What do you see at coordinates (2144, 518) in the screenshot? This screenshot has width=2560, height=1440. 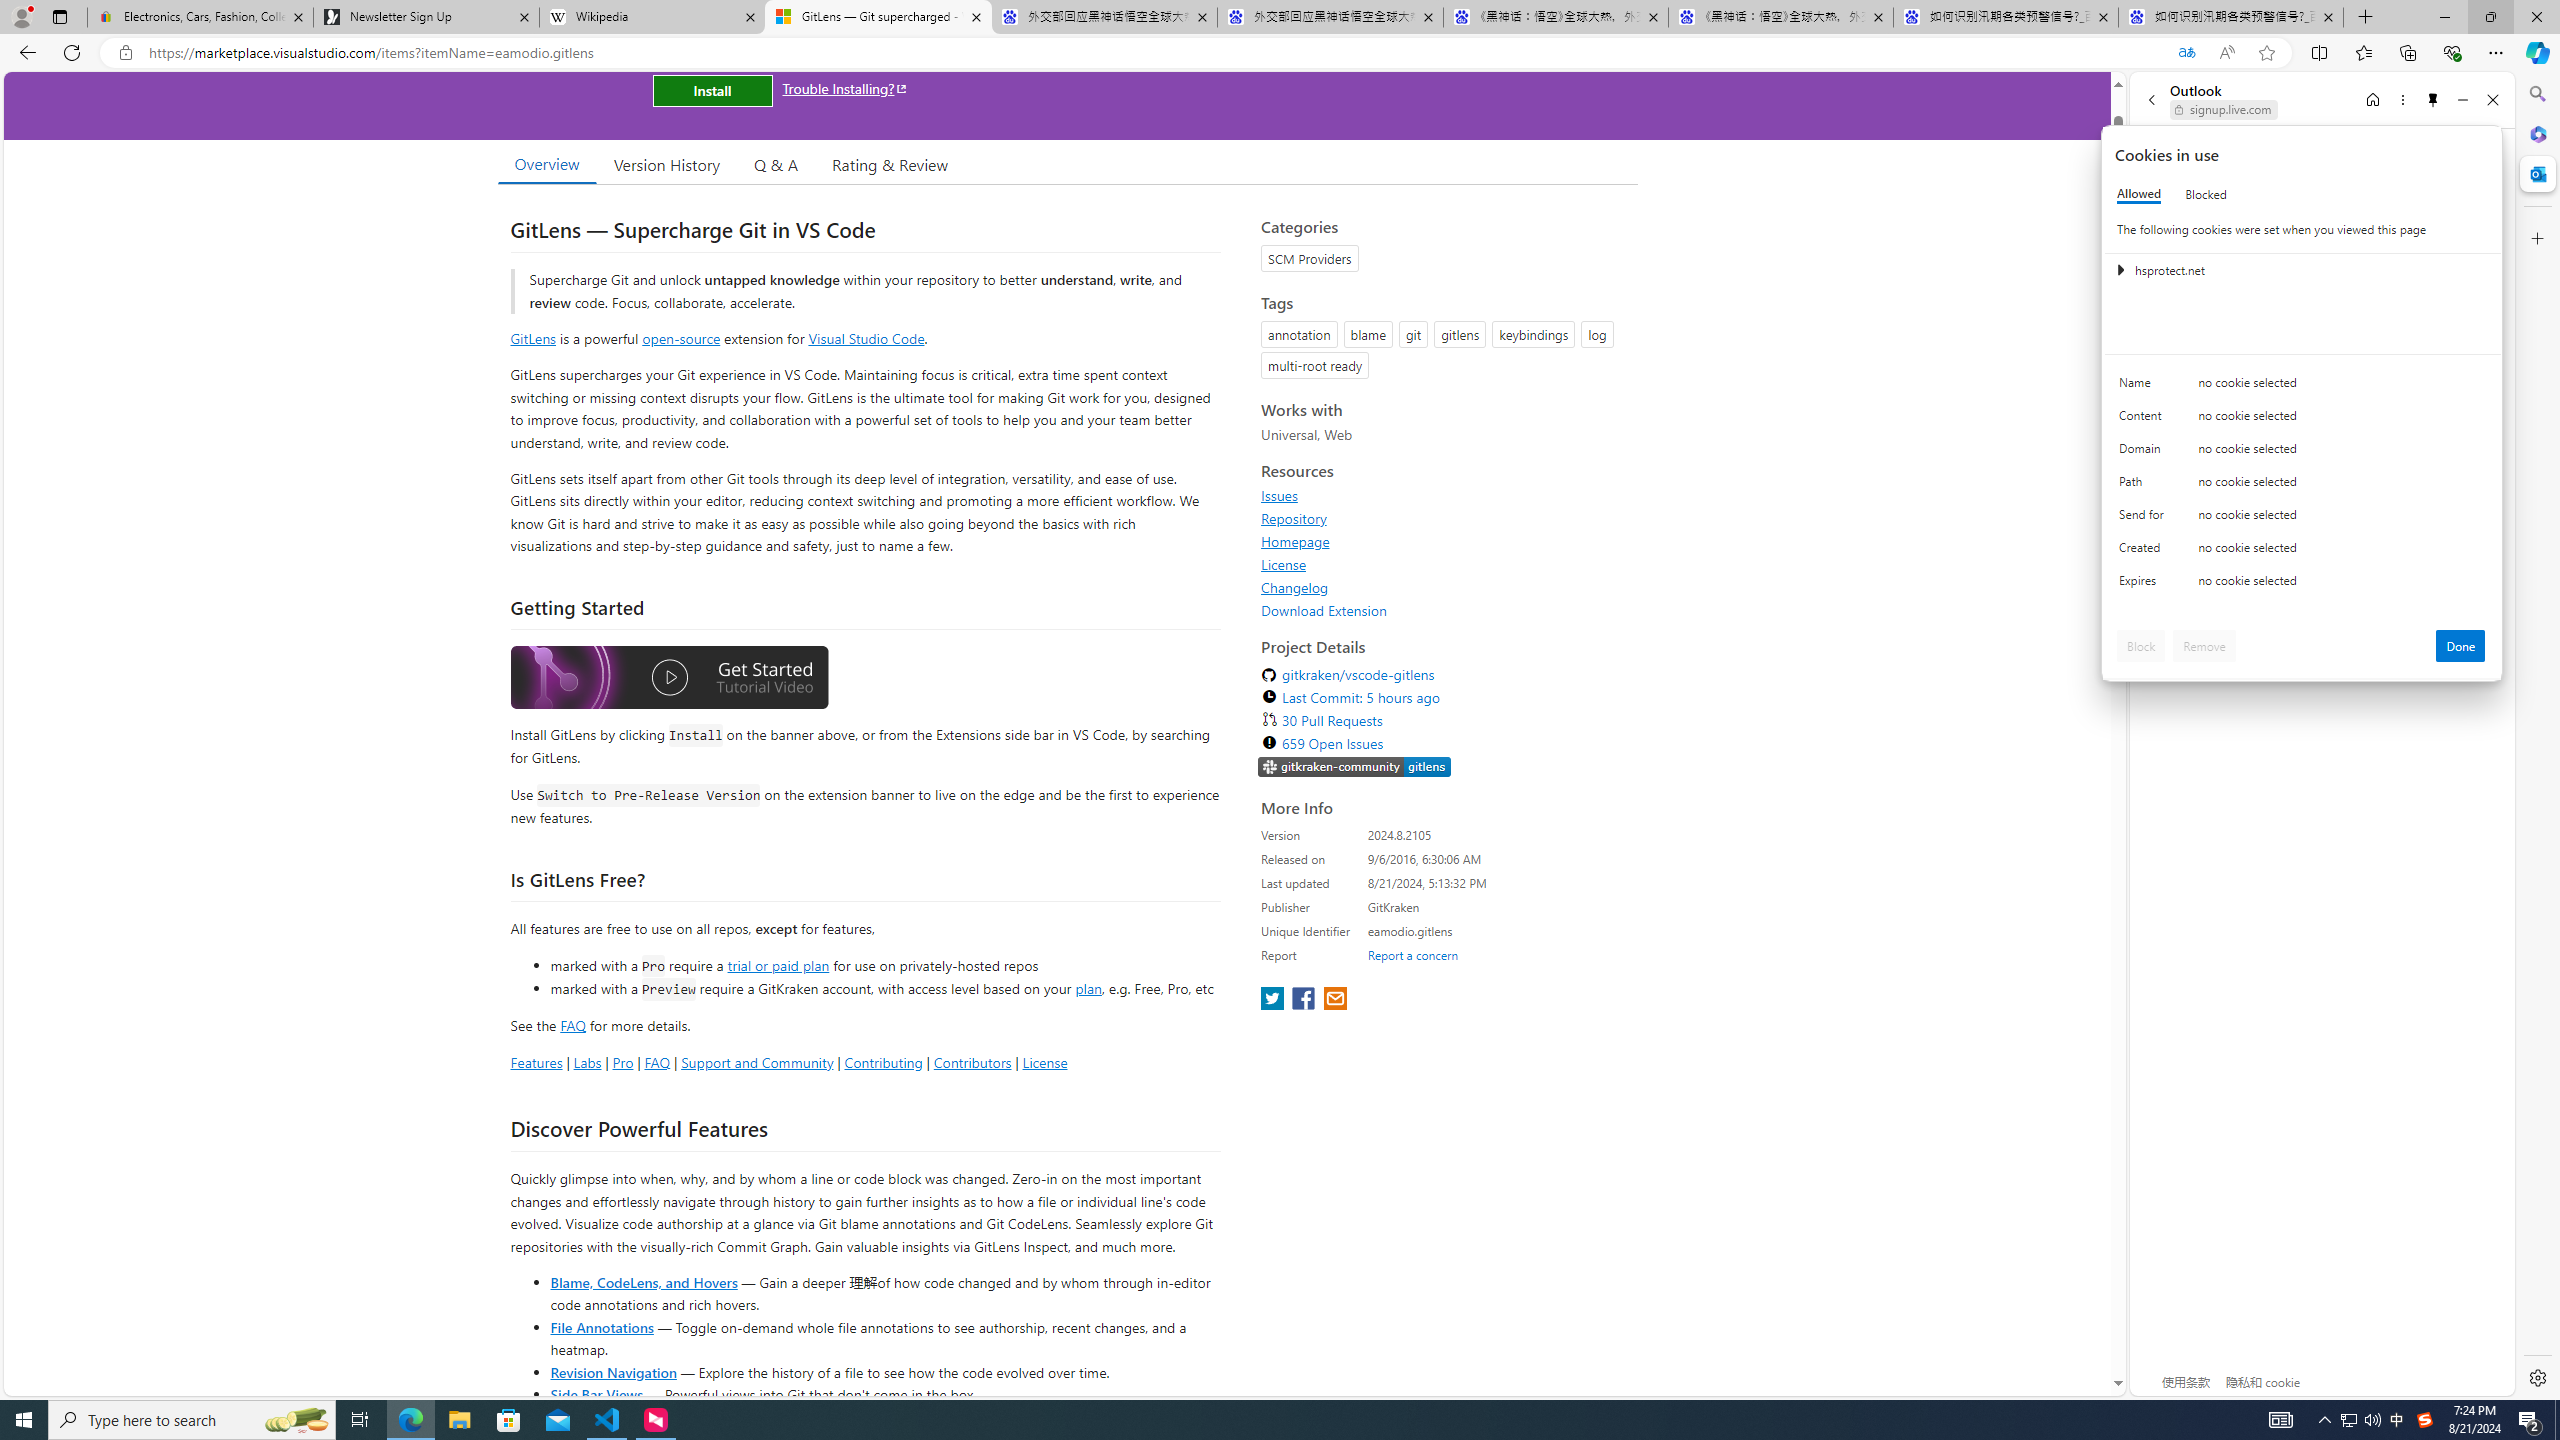 I see `'Send for'` at bounding box center [2144, 518].